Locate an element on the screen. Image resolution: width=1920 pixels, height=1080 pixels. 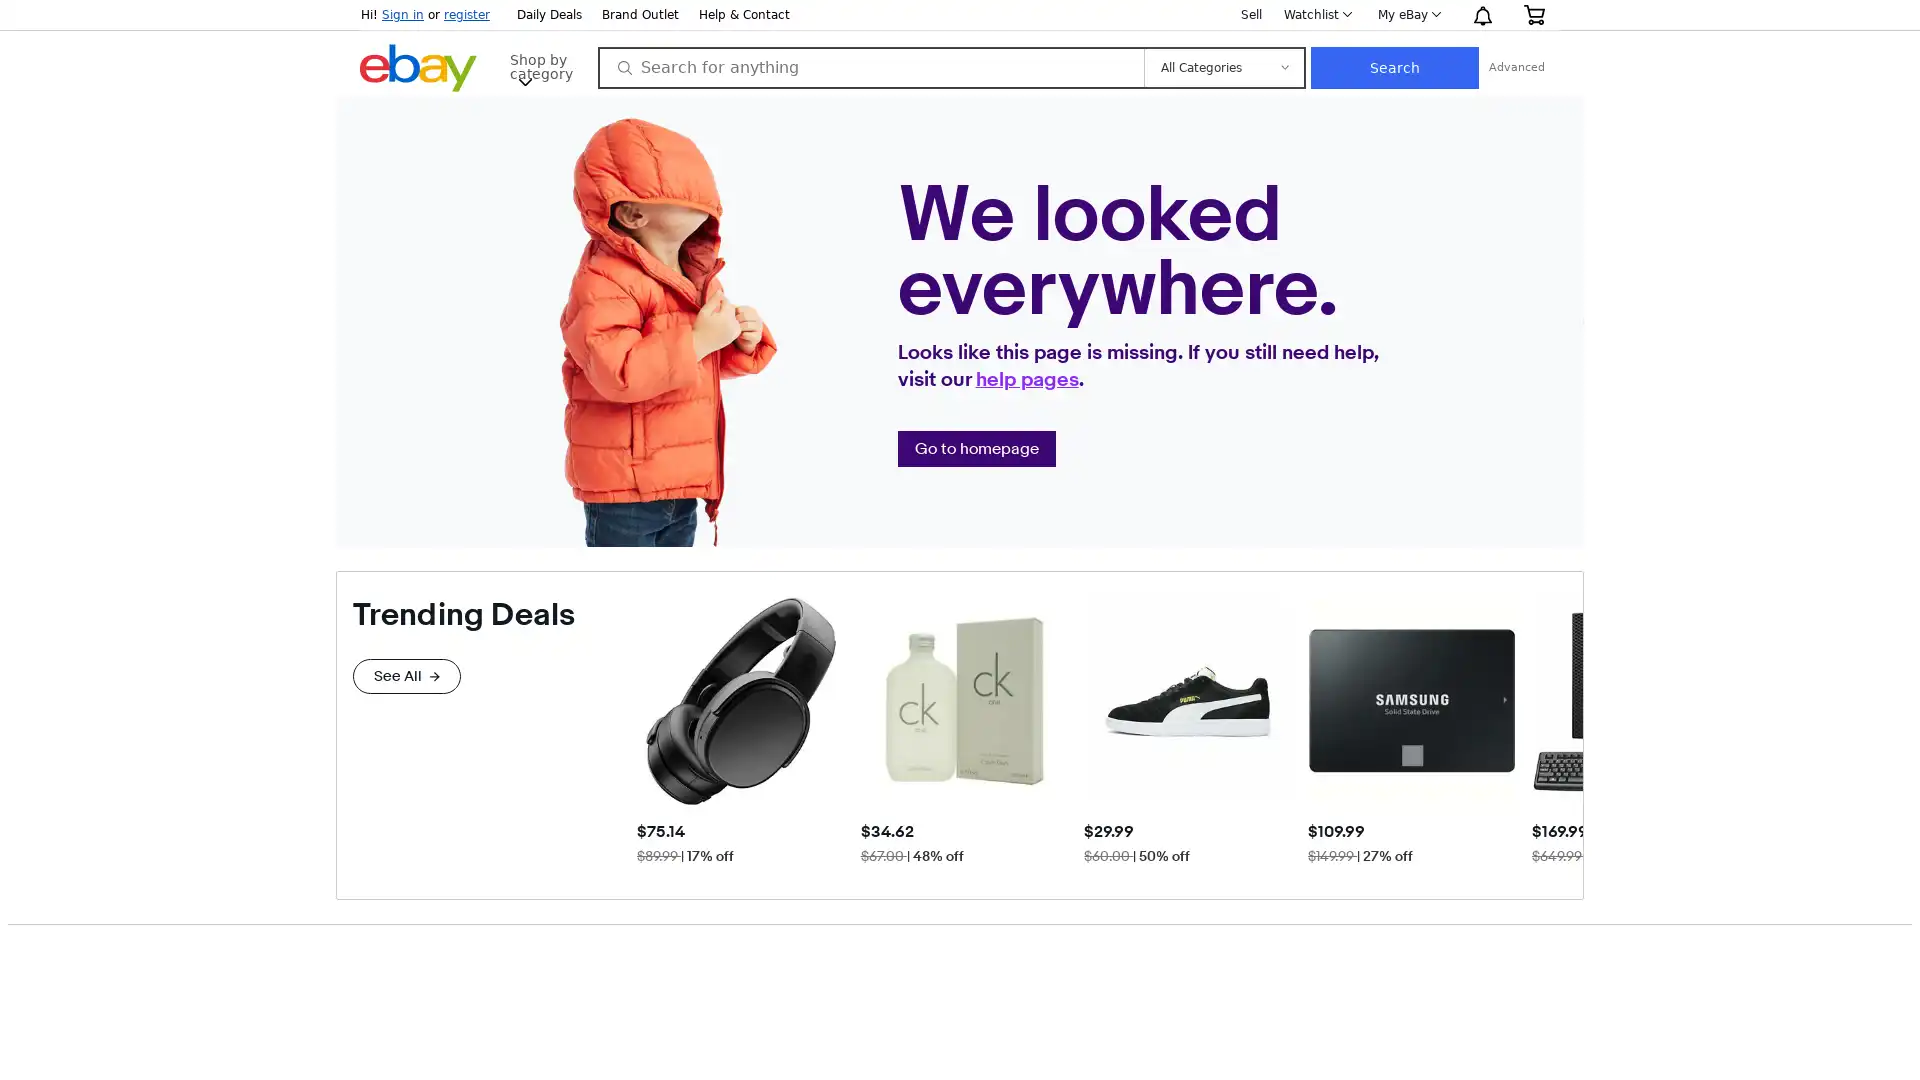
Search is located at coordinates (1531, 67).